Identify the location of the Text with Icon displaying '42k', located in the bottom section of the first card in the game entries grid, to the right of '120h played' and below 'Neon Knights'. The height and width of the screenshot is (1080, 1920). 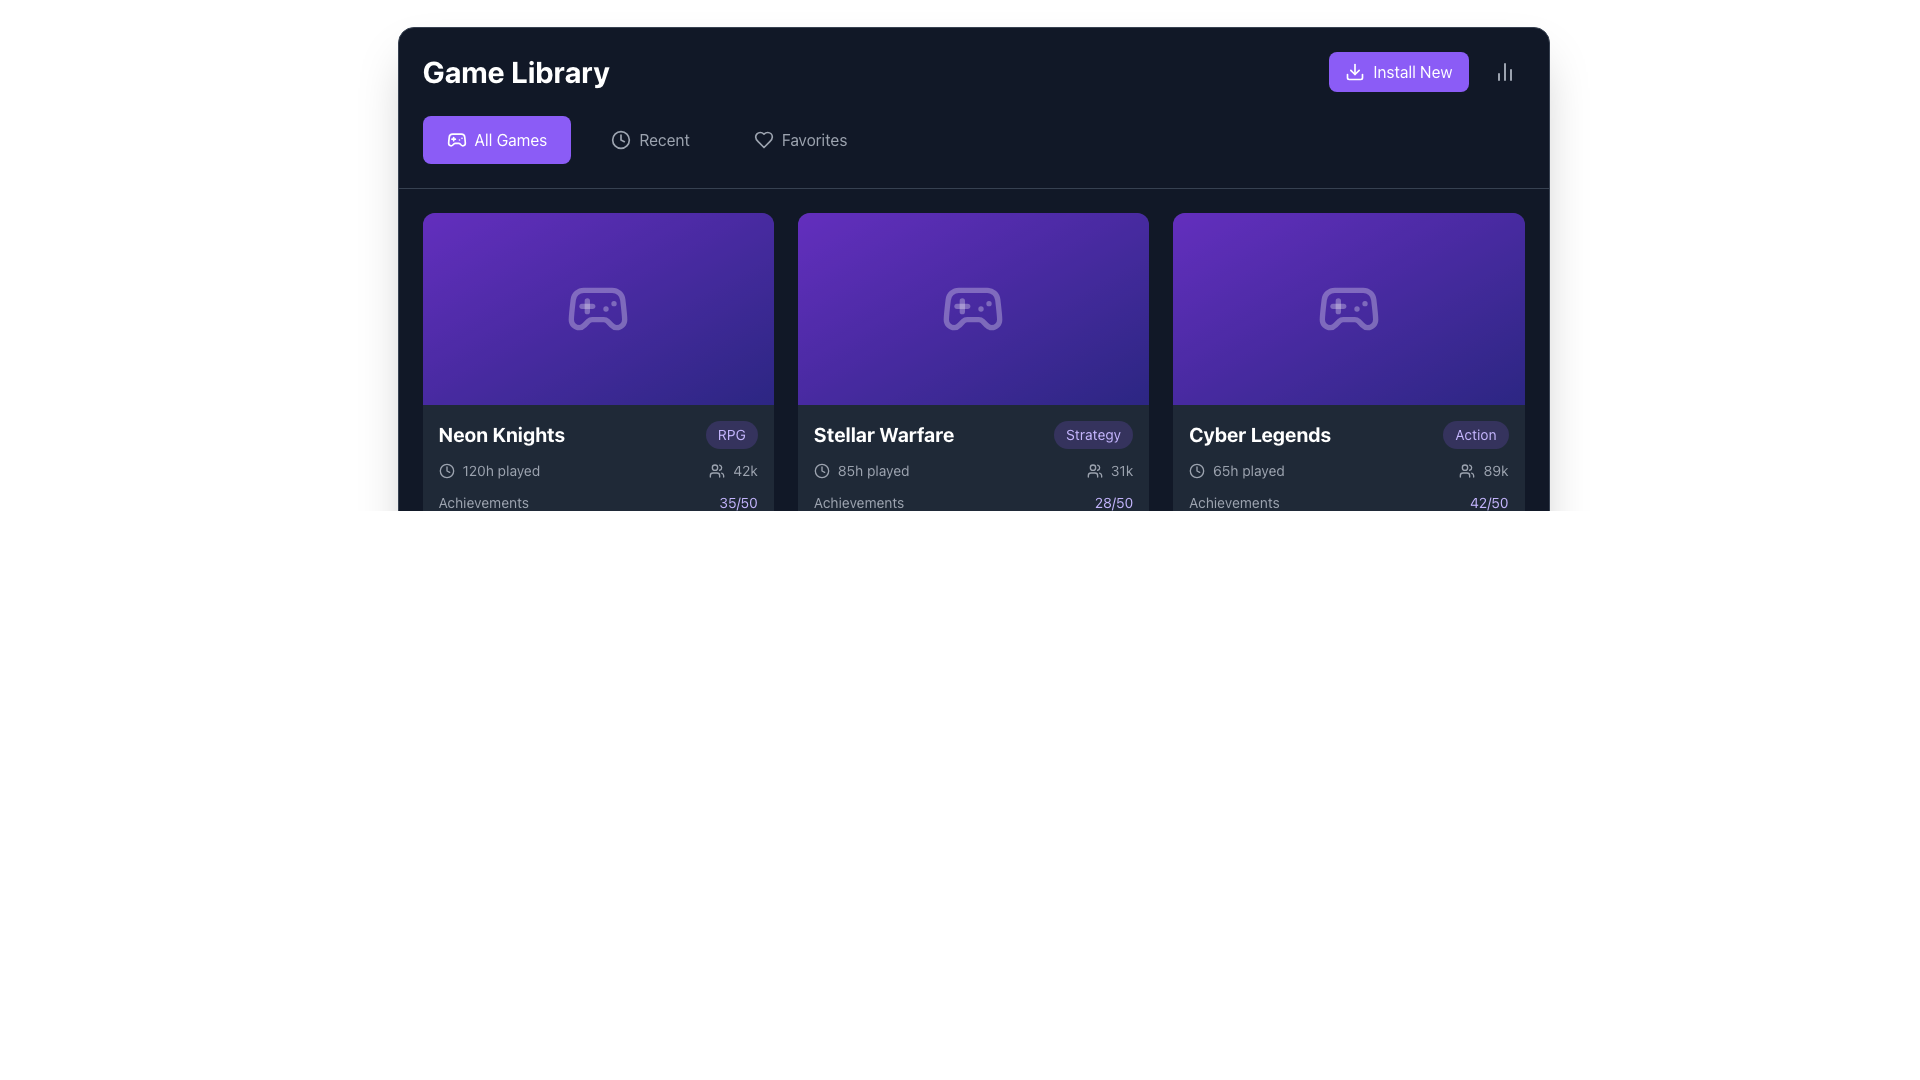
(732, 470).